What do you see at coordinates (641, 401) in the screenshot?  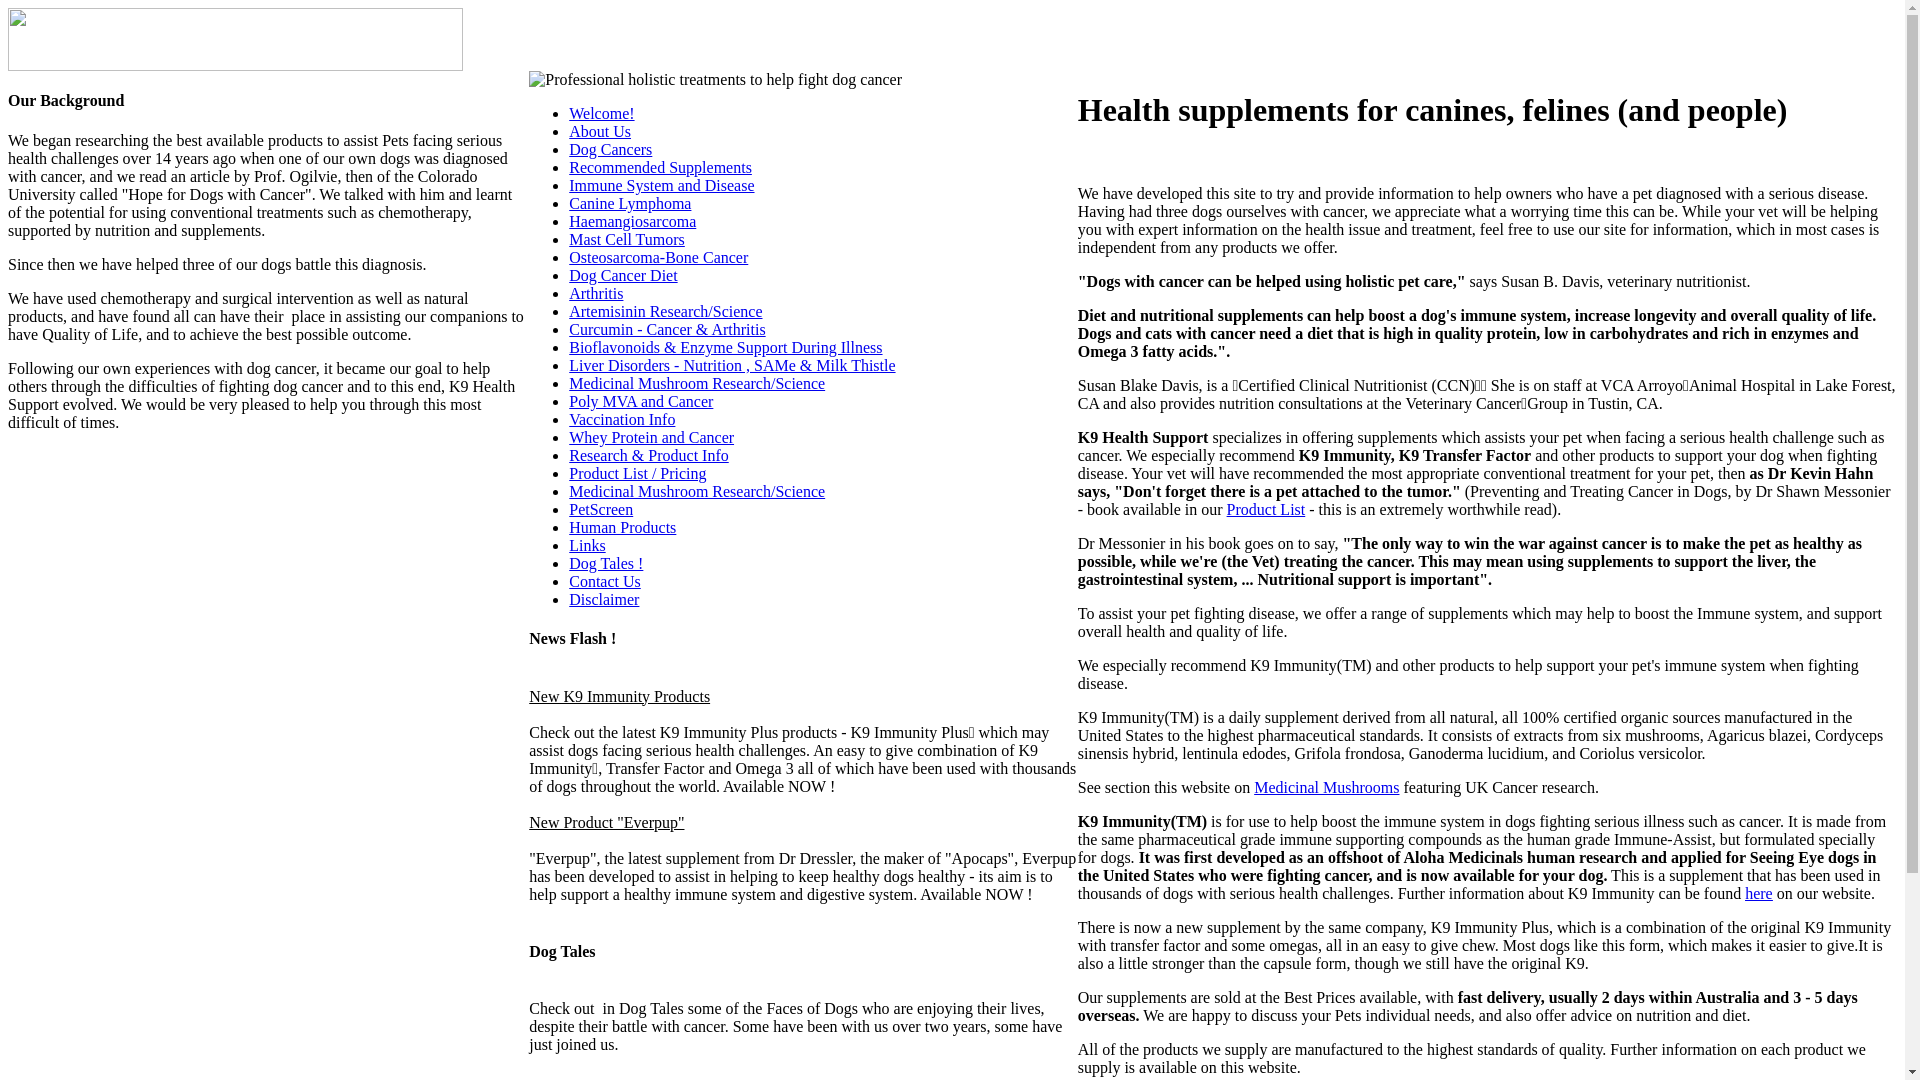 I see `'Poly MVA and Cancer'` at bounding box center [641, 401].